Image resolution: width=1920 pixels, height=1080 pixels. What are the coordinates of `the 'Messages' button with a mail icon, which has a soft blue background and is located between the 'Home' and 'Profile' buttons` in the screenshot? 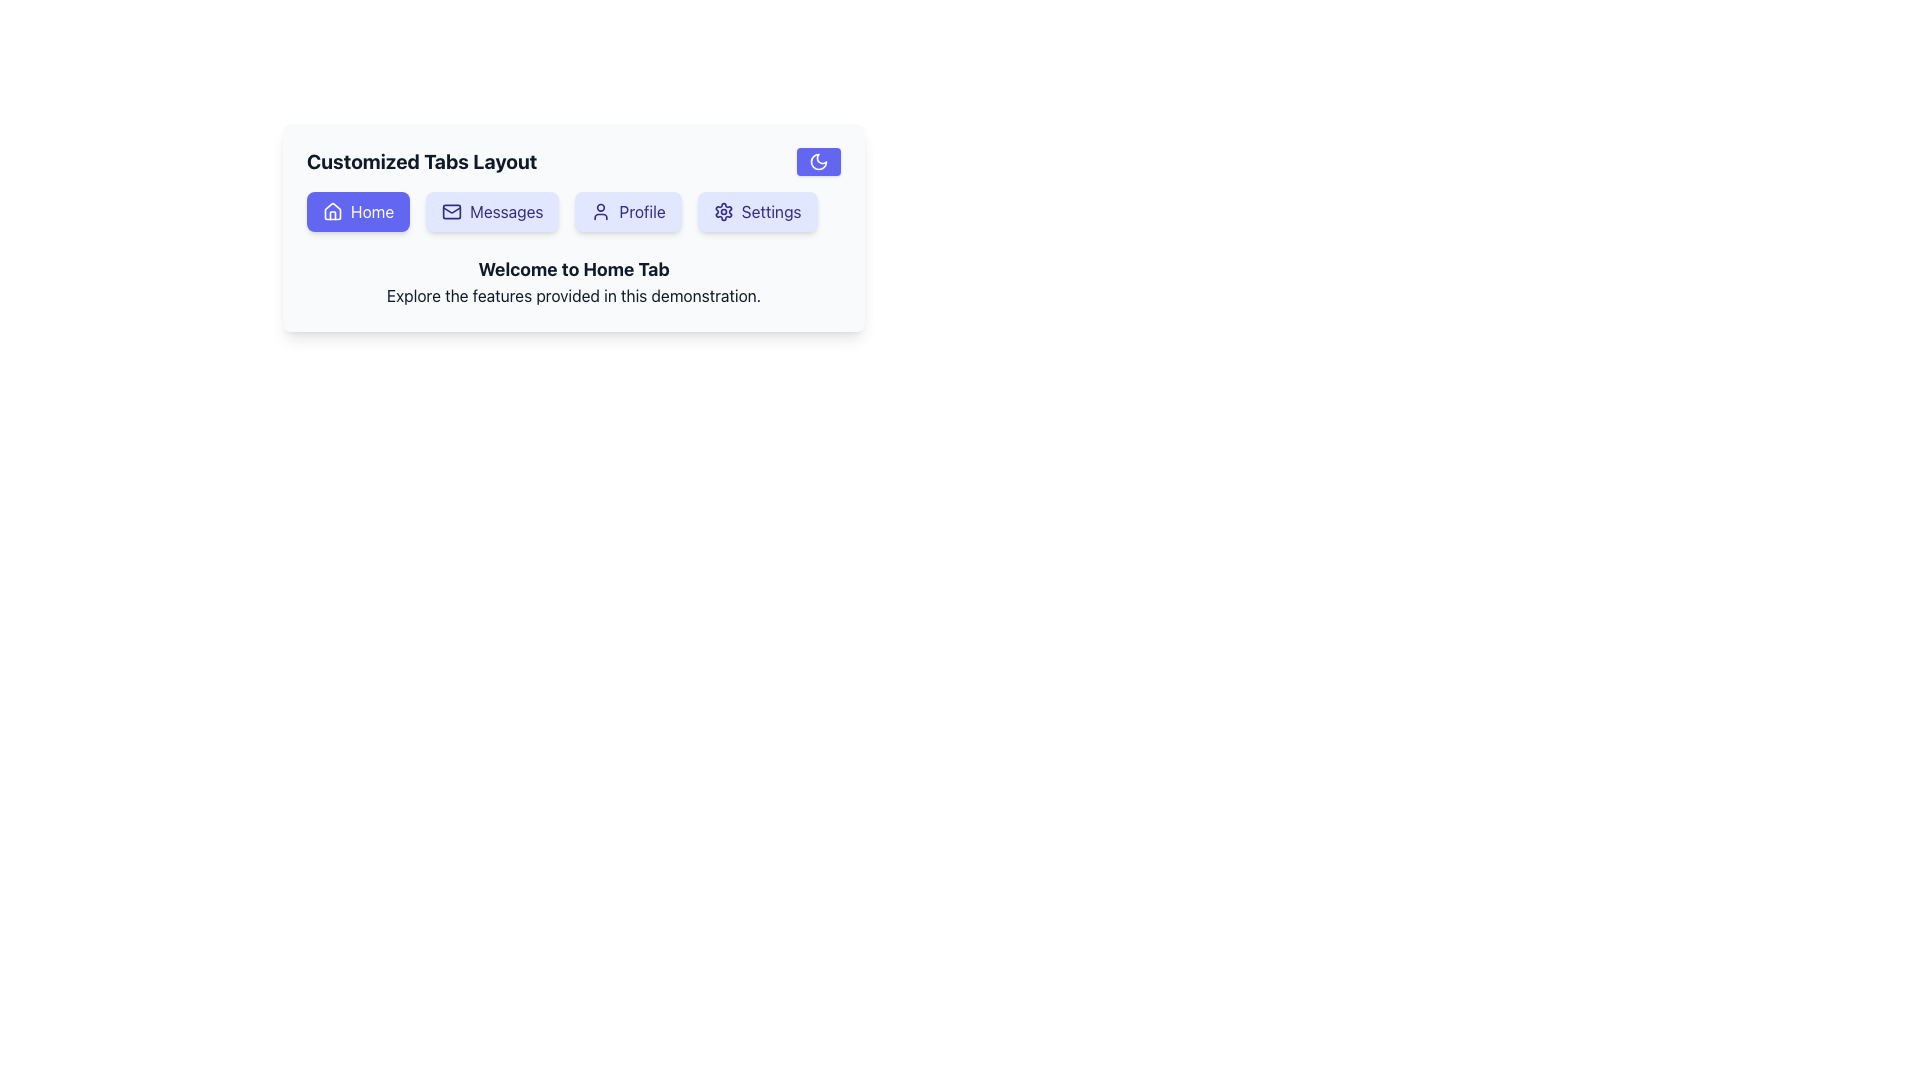 It's located at (492, 212).